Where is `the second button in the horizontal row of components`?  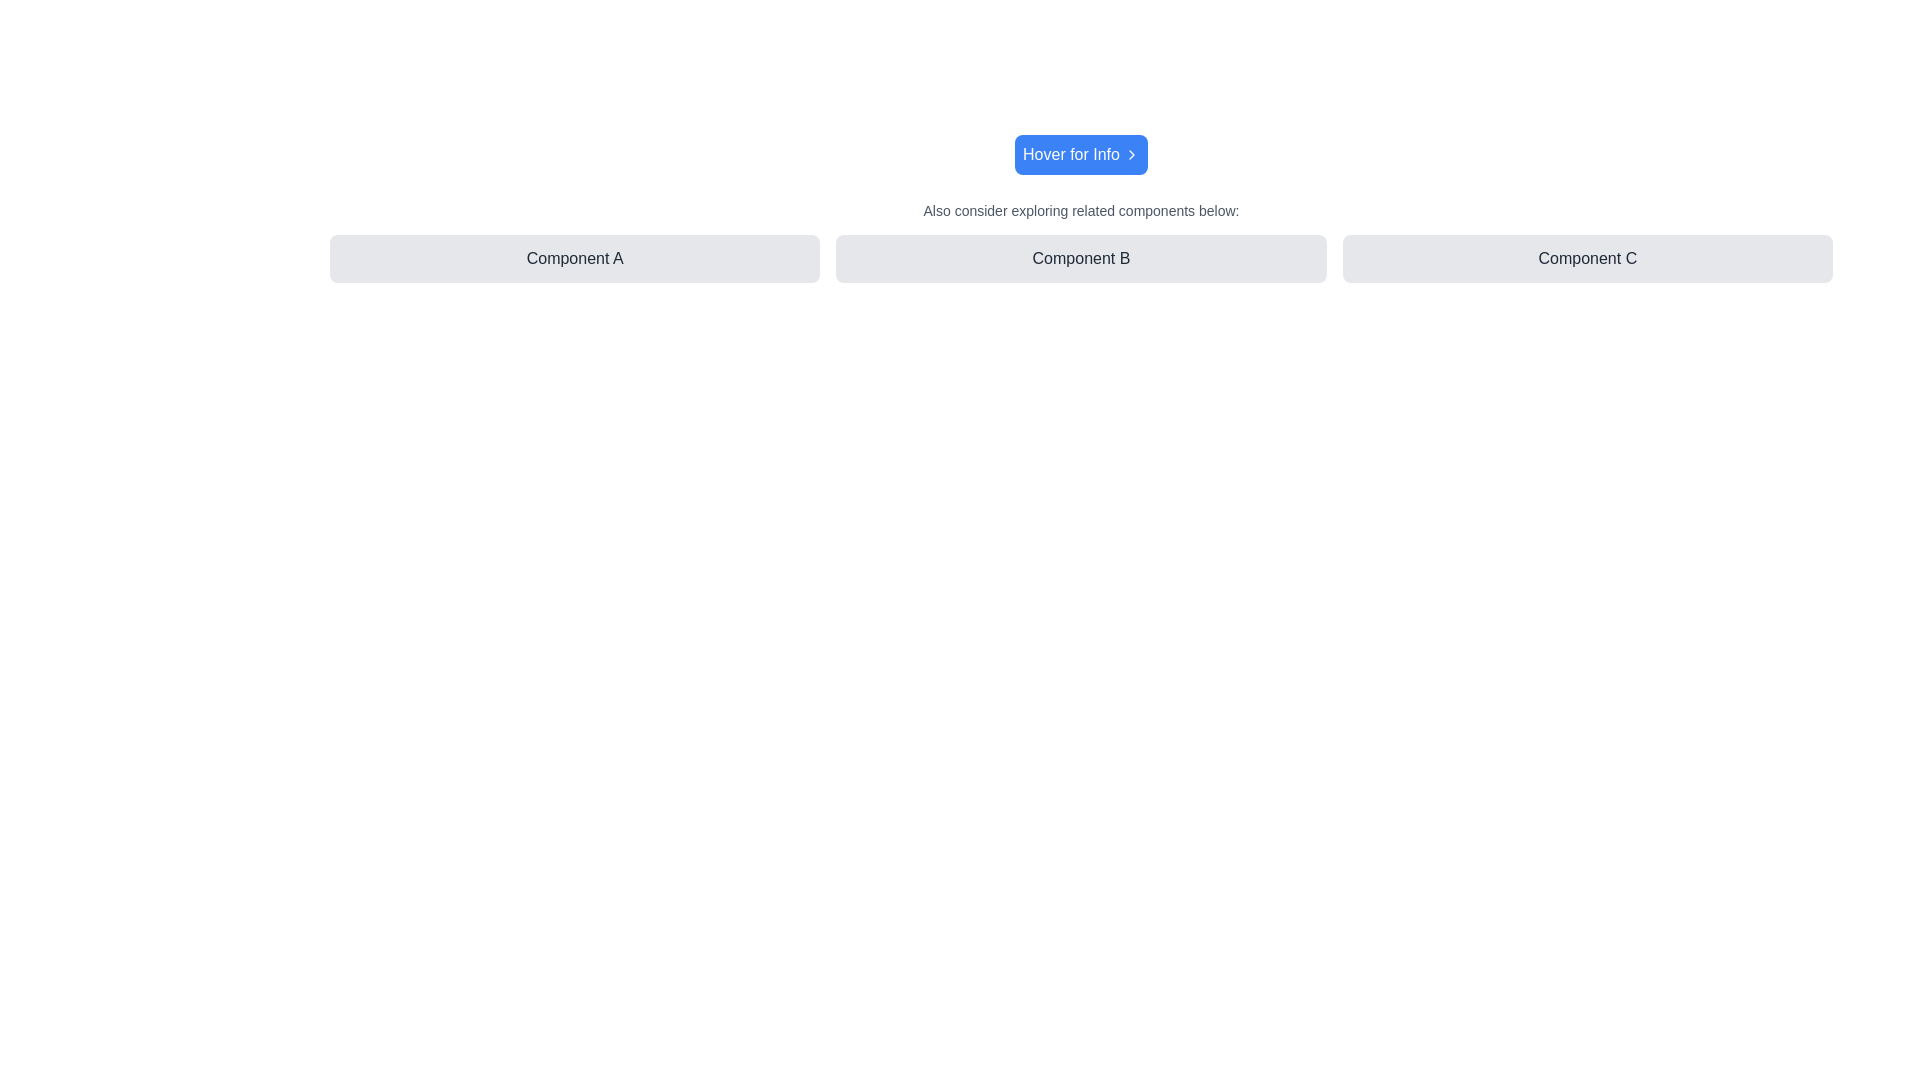
the second button in the horizontal row of components is located at coordinates (1079, 257).